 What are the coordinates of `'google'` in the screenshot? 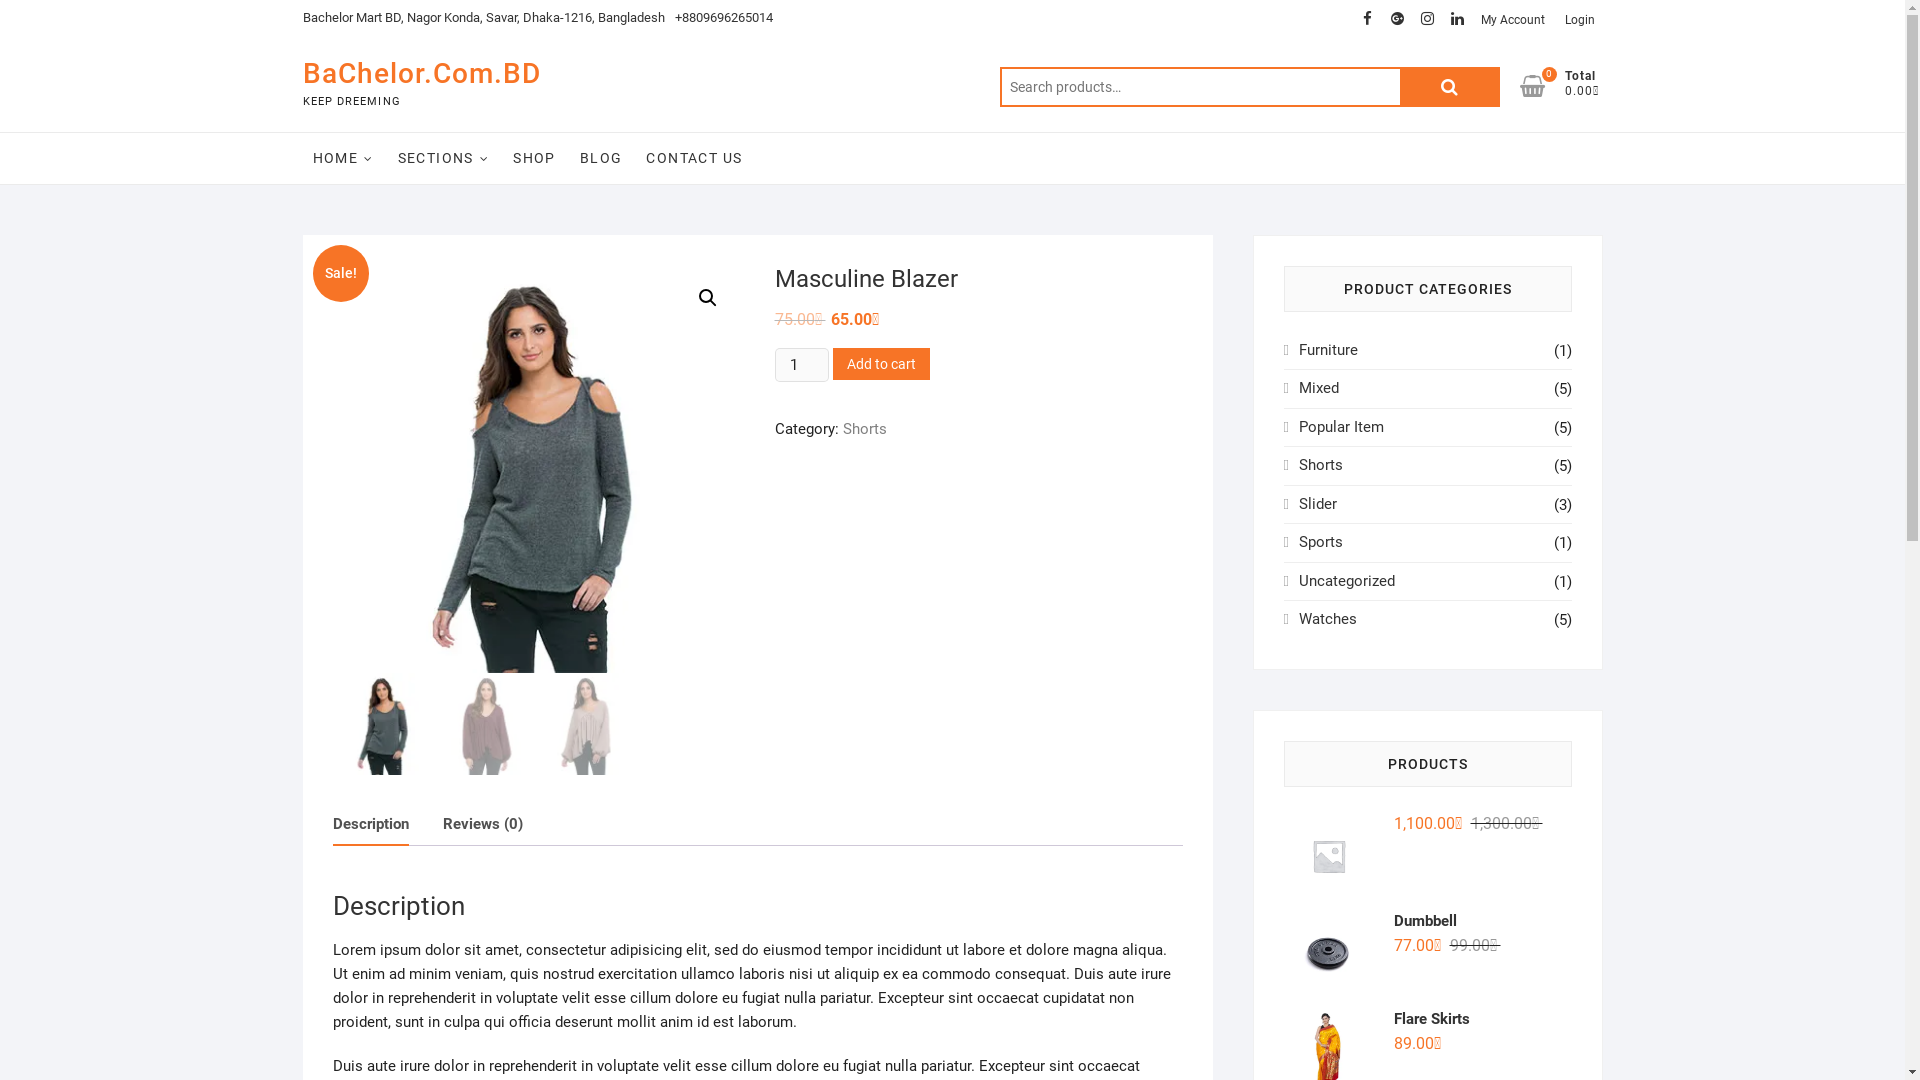 It's located at (1381, 19).